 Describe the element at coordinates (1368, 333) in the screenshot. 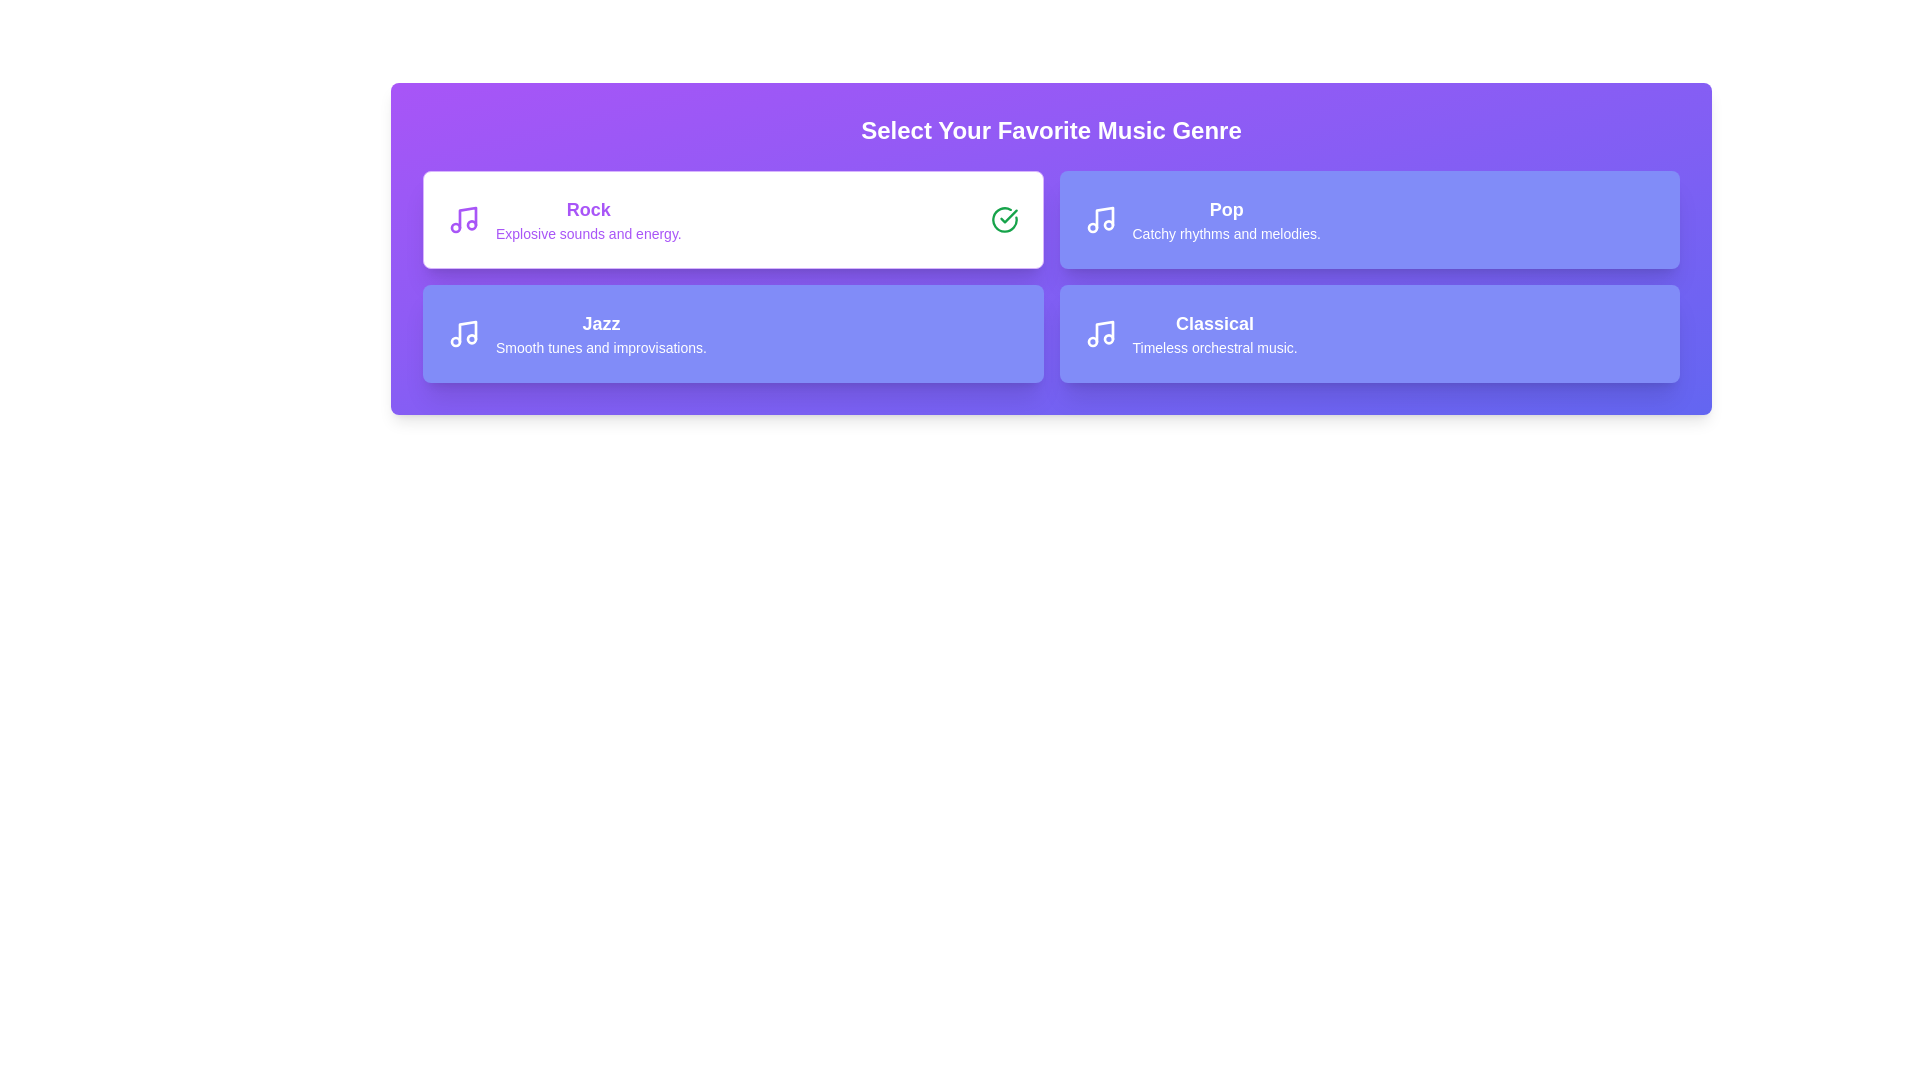

I see `the 'Classical' music genre selectable card located in the bottom-right corner of the music genre selection interface` at that location.